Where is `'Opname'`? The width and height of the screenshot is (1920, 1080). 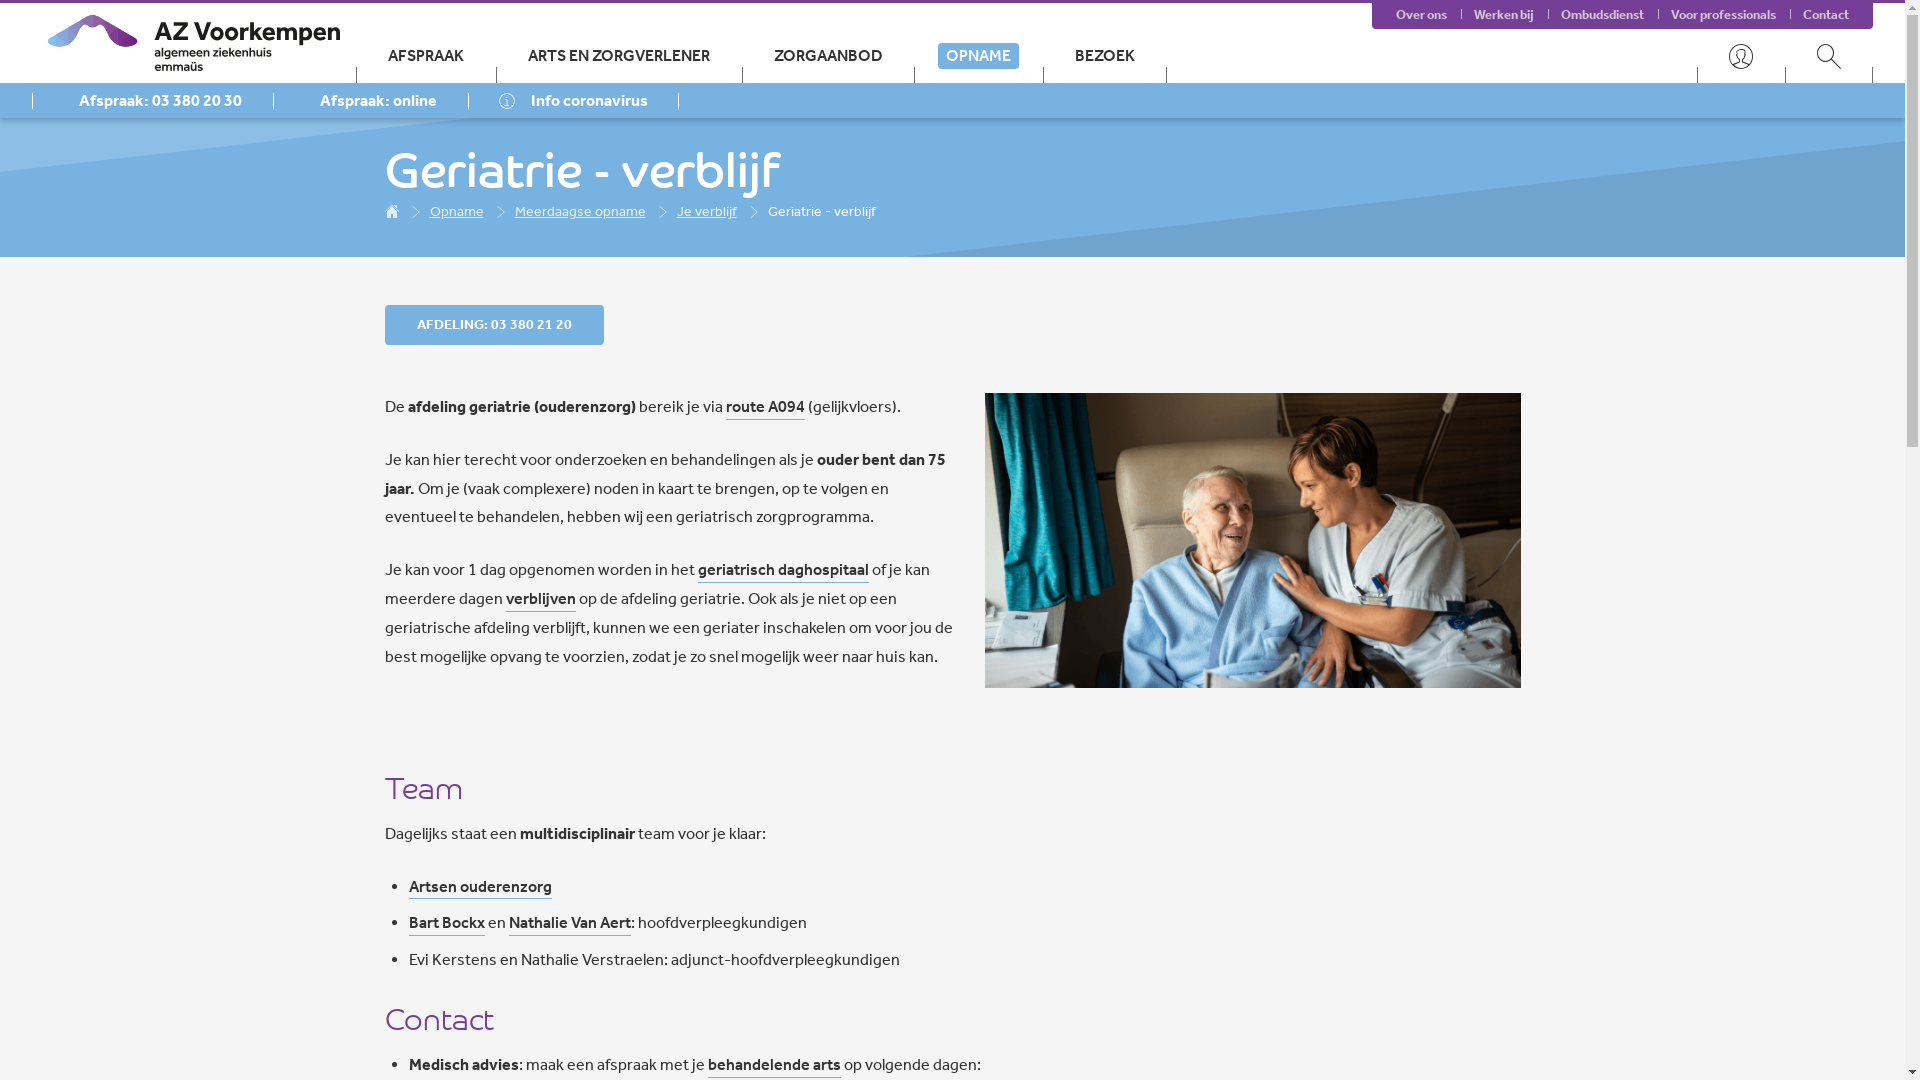
'Opname' is located at coordinates (455, 211).